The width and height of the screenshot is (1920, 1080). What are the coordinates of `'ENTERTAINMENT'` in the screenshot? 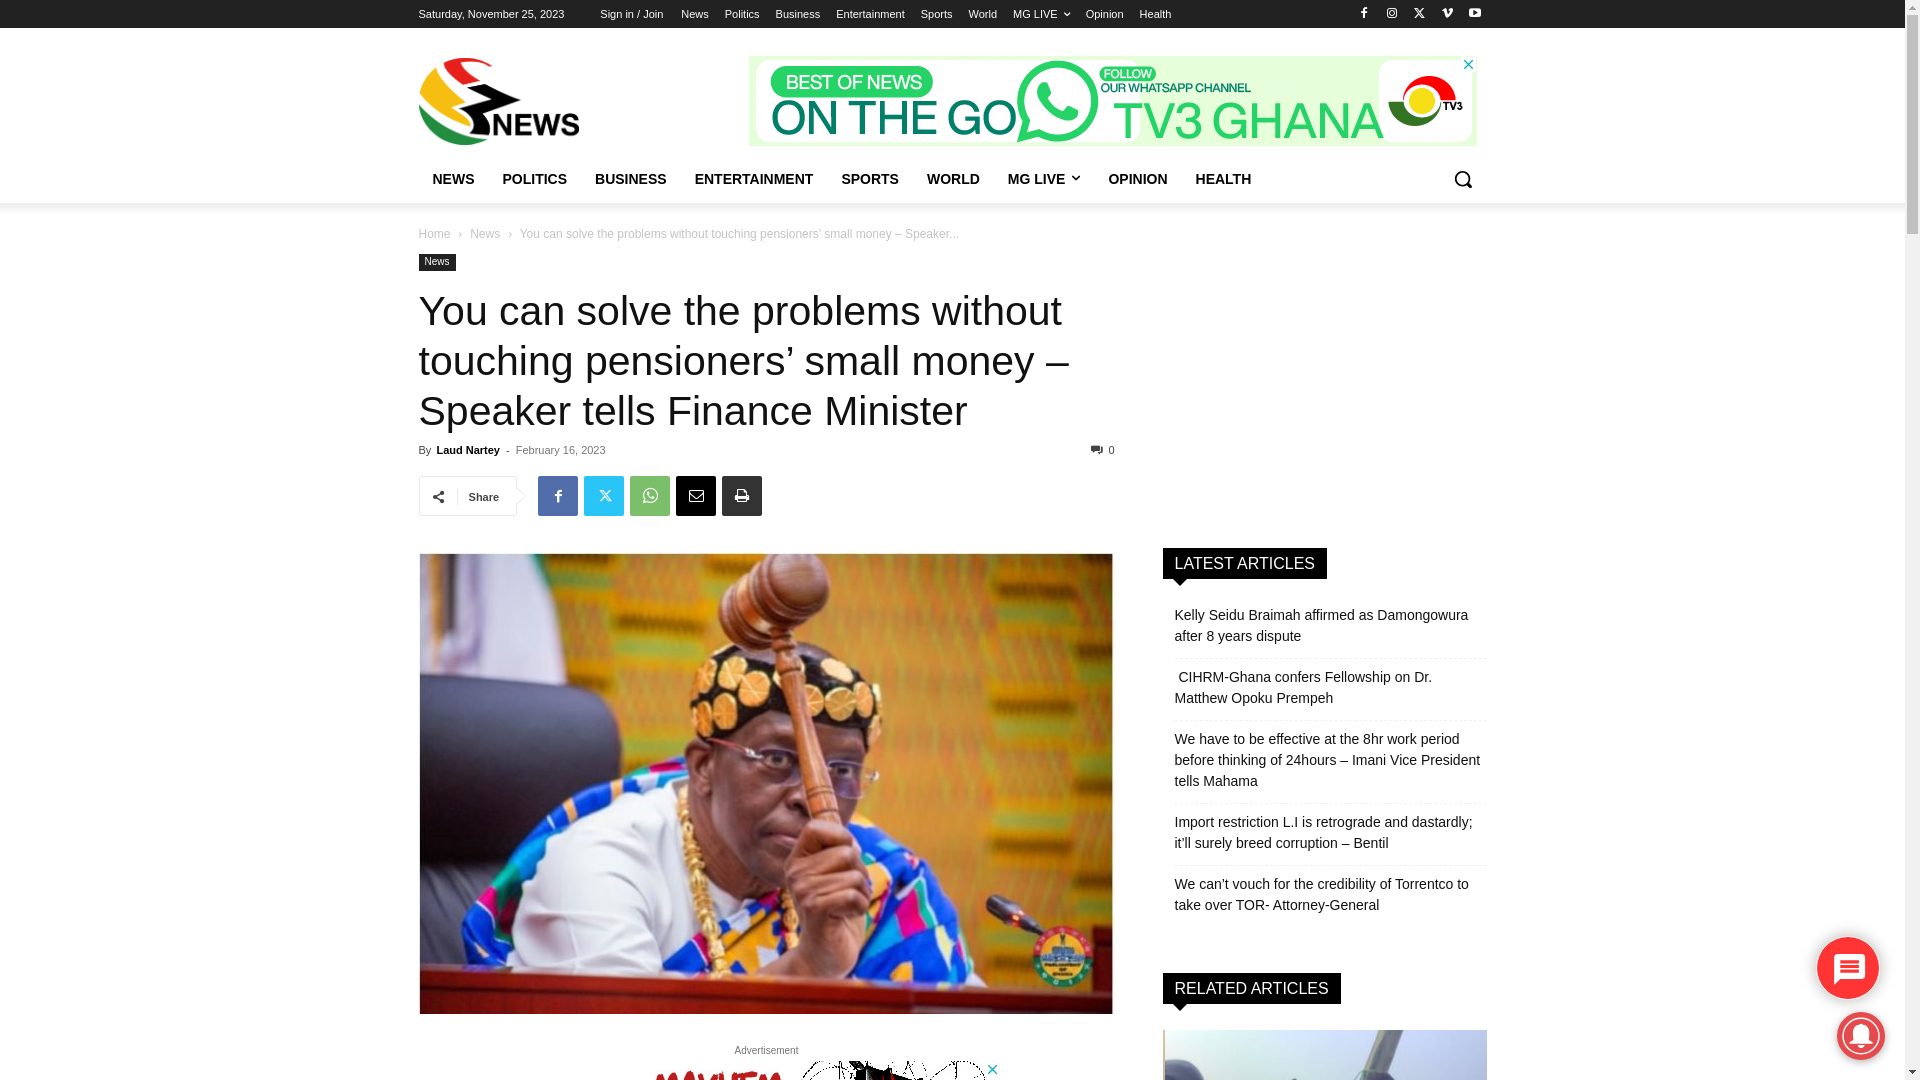 It's located at (753, 177).